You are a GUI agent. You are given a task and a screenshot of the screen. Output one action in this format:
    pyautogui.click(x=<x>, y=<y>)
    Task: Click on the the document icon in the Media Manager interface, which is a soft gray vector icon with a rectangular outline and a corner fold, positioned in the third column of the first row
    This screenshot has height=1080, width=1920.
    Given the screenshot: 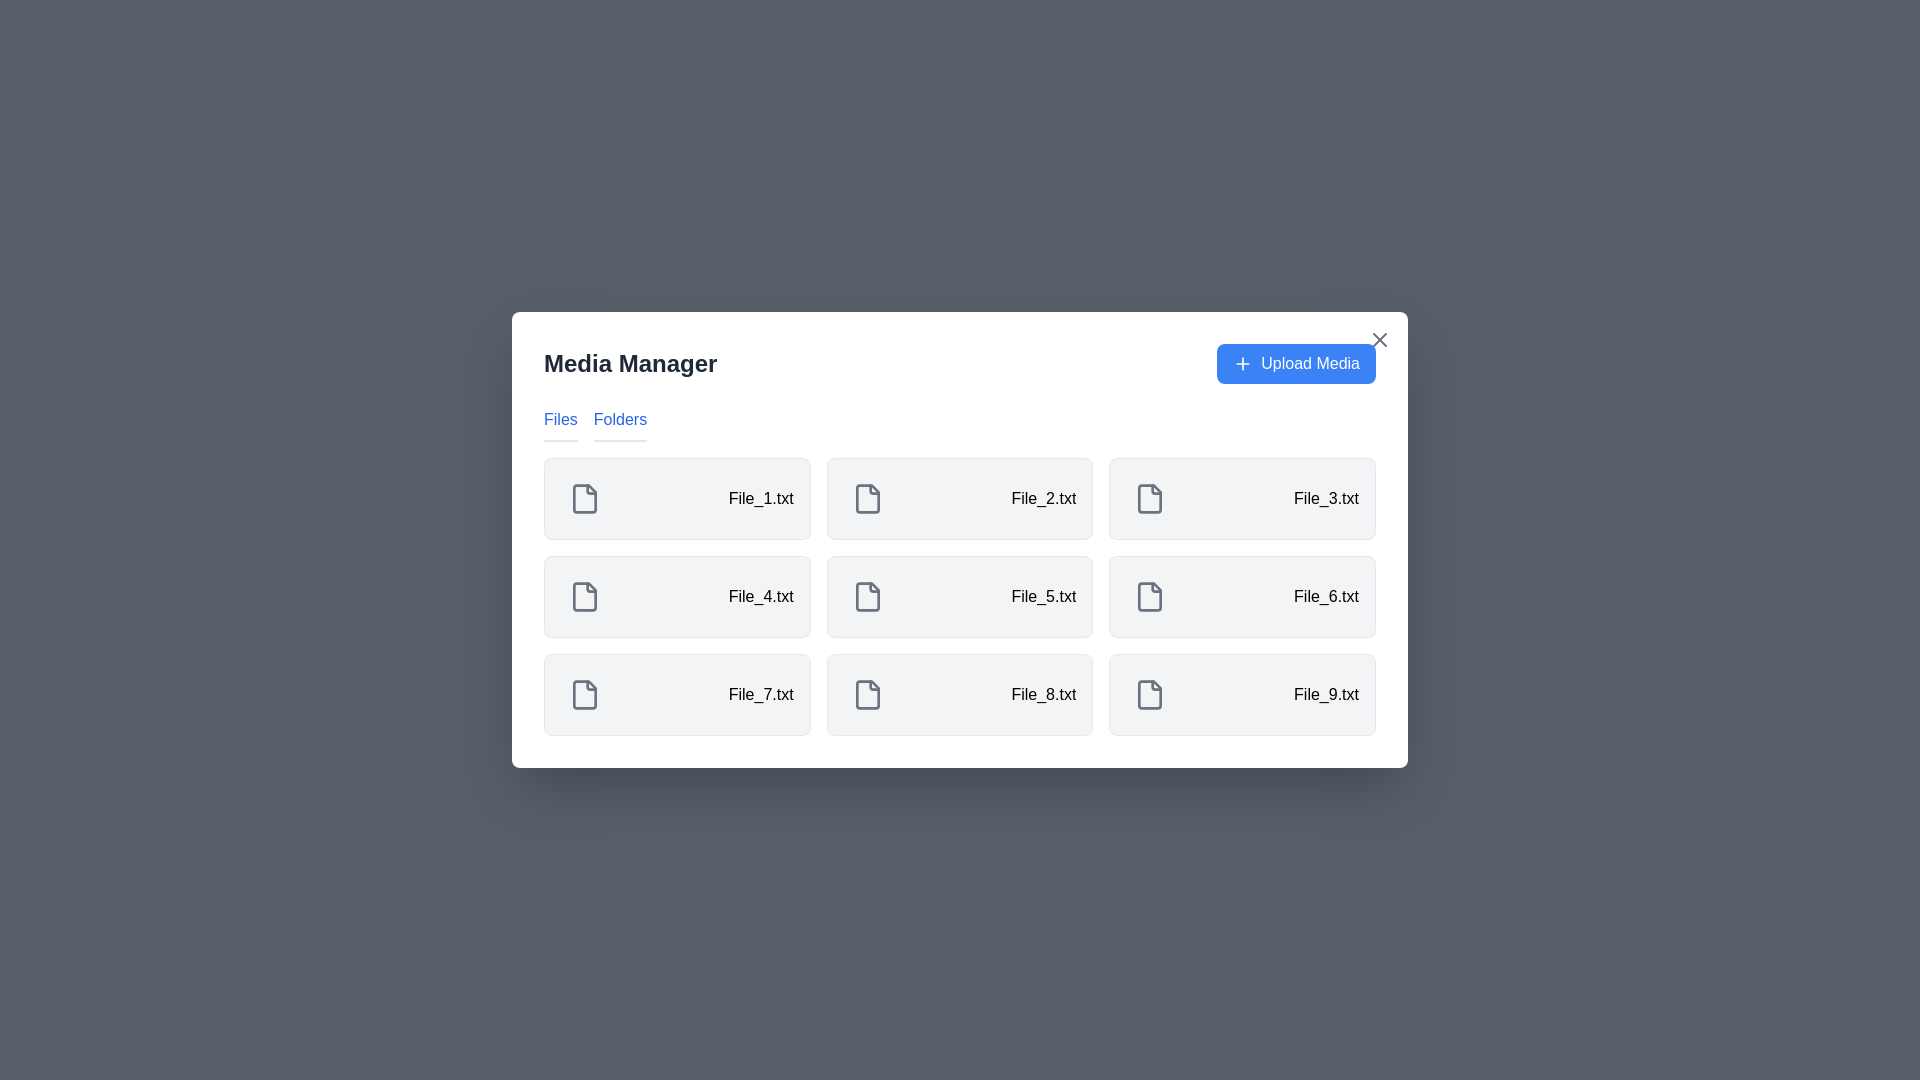 What is the action you would take?
    pyautogui.click(x=1150, y=497)
    